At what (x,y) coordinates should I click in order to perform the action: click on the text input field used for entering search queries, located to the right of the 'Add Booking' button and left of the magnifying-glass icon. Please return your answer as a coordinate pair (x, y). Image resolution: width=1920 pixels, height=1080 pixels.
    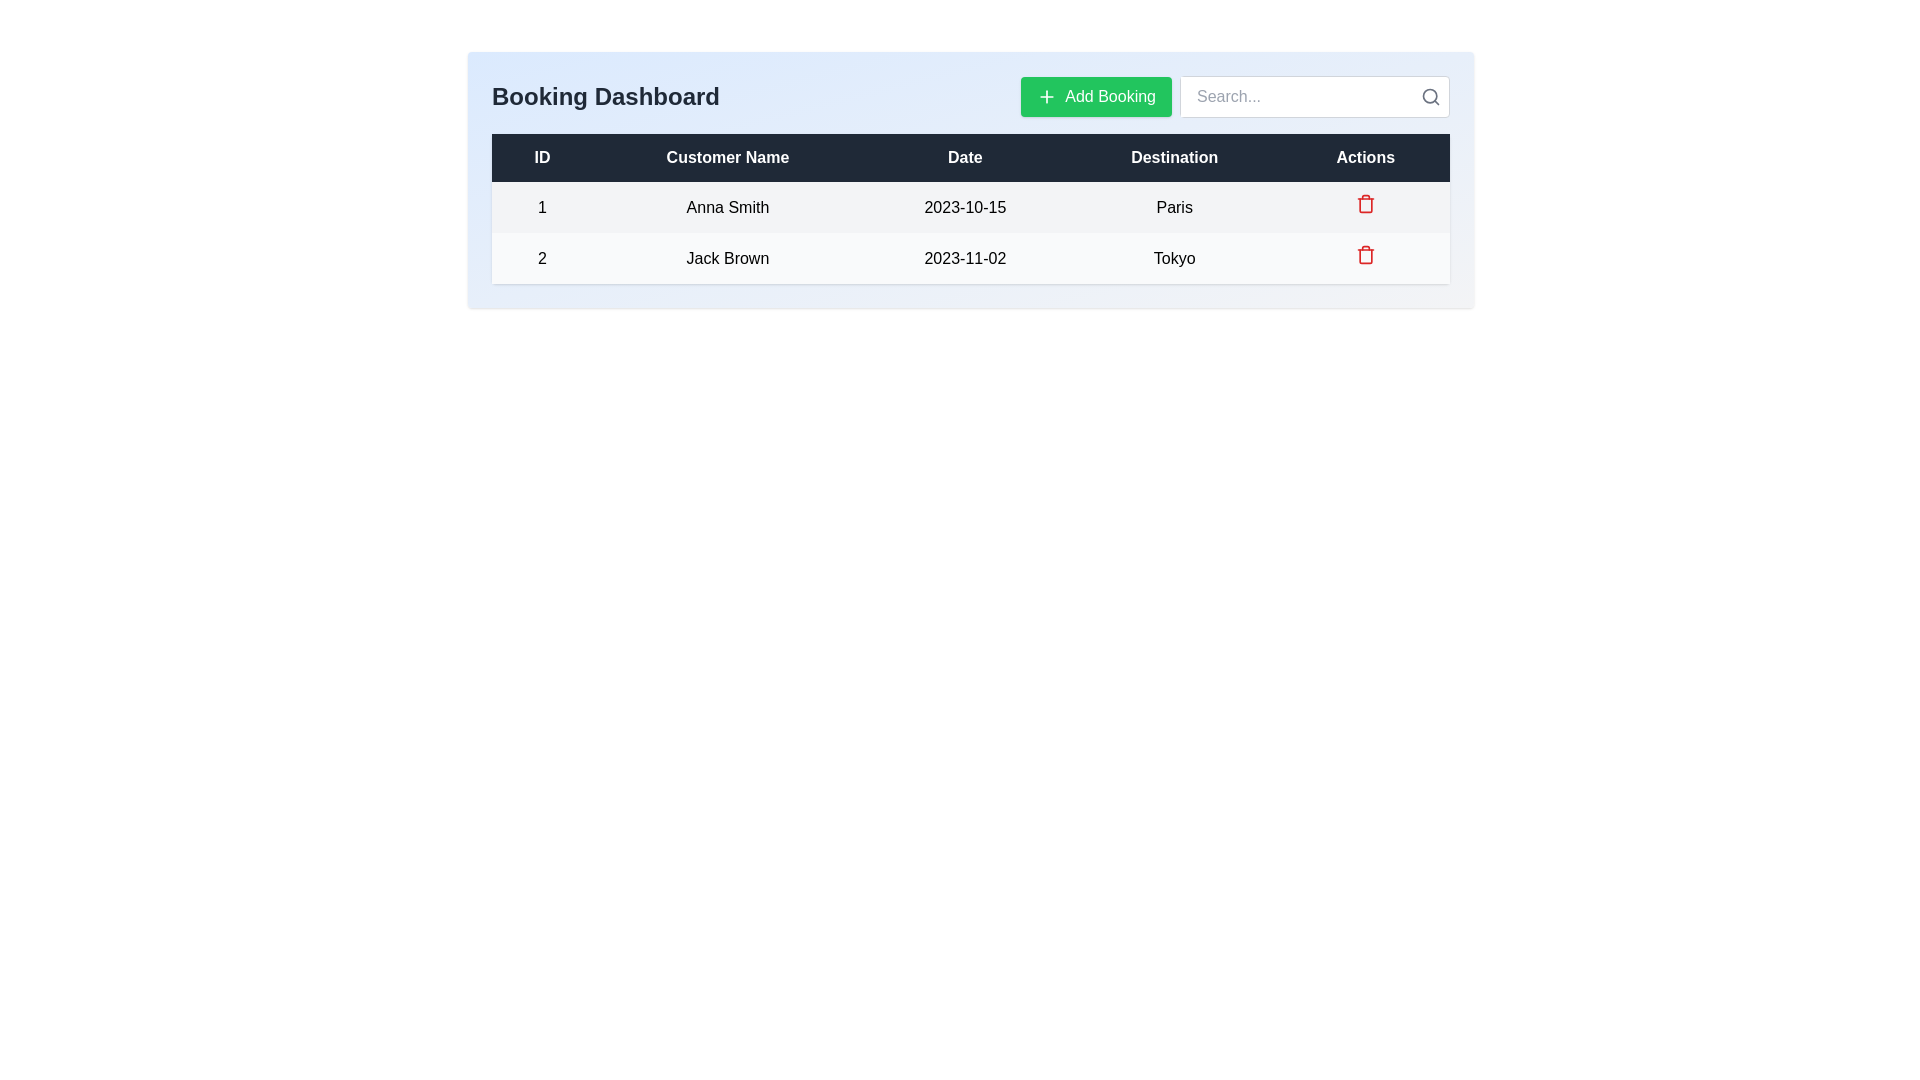
    Looking at the image, I should click on (1234, 96).